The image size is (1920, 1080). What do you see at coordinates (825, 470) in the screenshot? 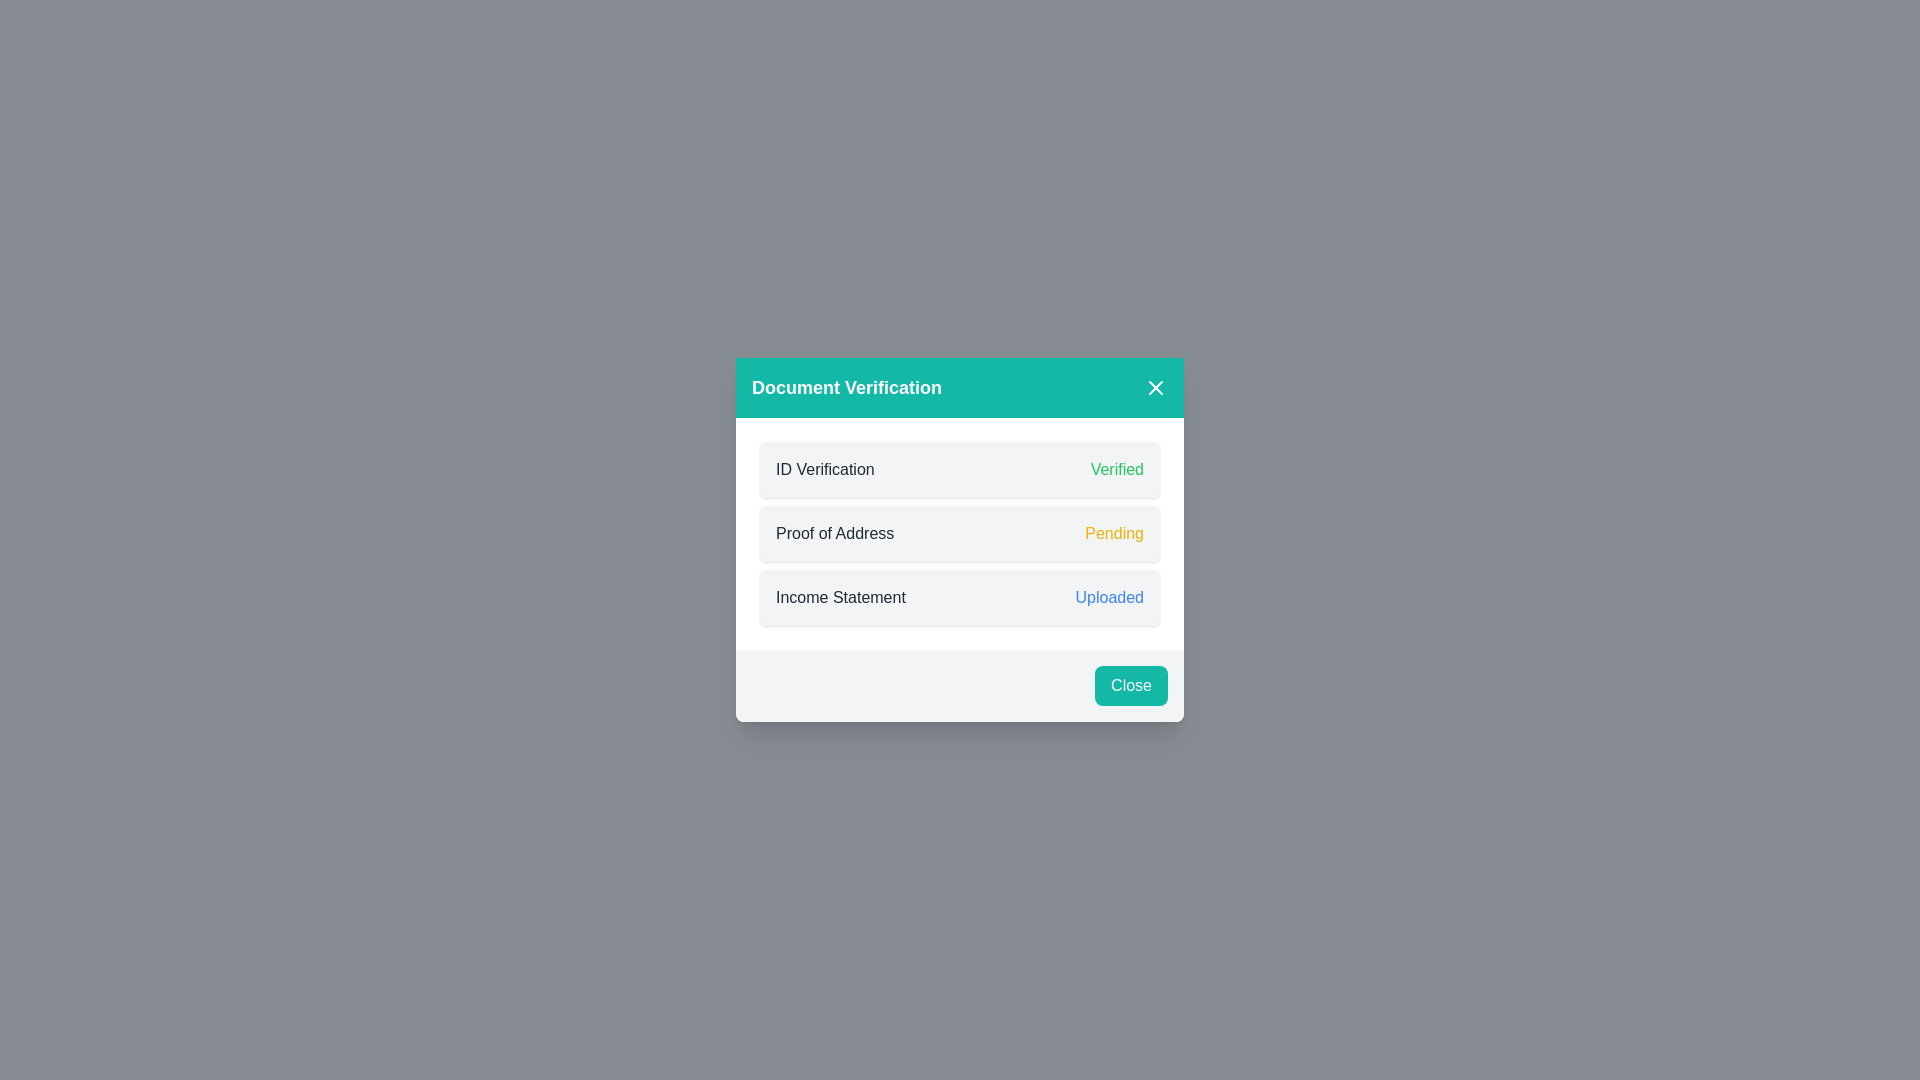
I see `the text block displaying 'ID Verification' which is styled with medium font weight and dark gray color, located in a light gray box within the 'Document Verification' dialog` at bounding box center [825, 470].